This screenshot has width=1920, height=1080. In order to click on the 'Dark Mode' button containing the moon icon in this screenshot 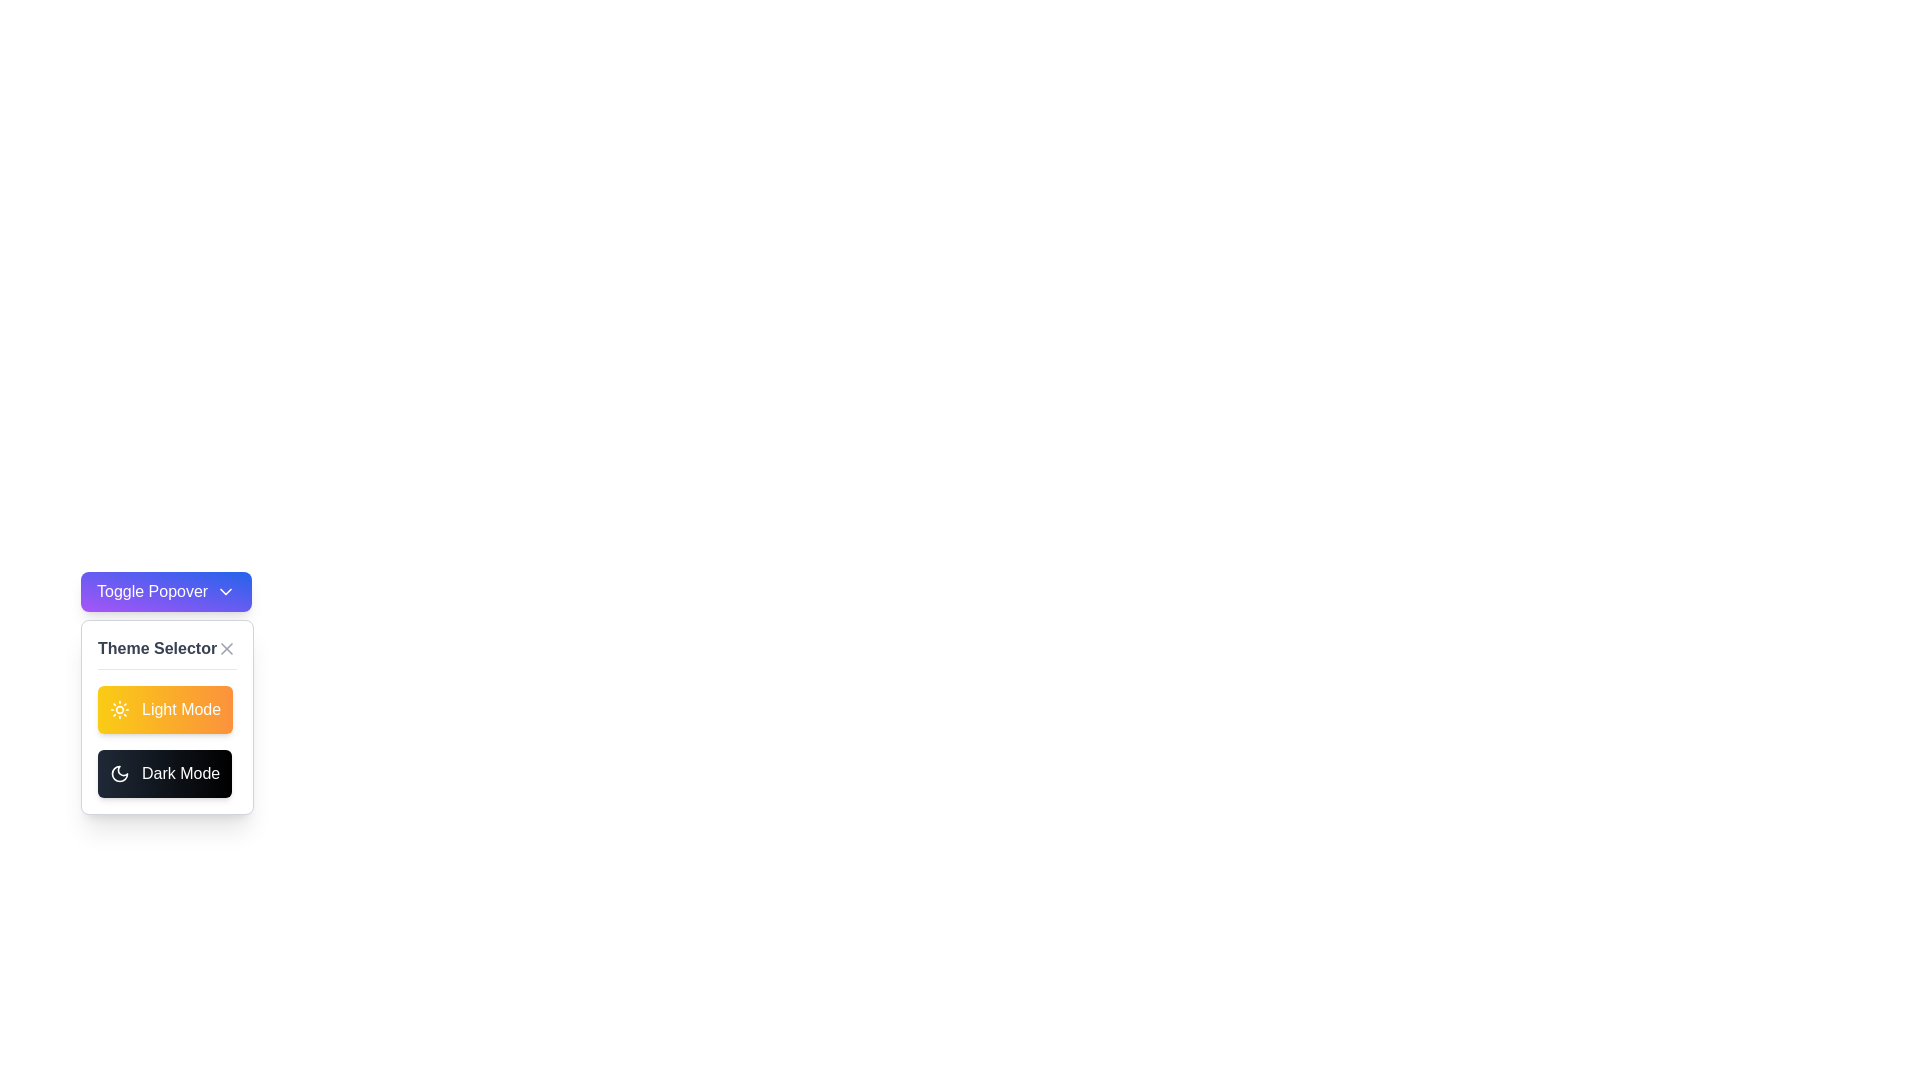, I will do `click(119, 773)`.